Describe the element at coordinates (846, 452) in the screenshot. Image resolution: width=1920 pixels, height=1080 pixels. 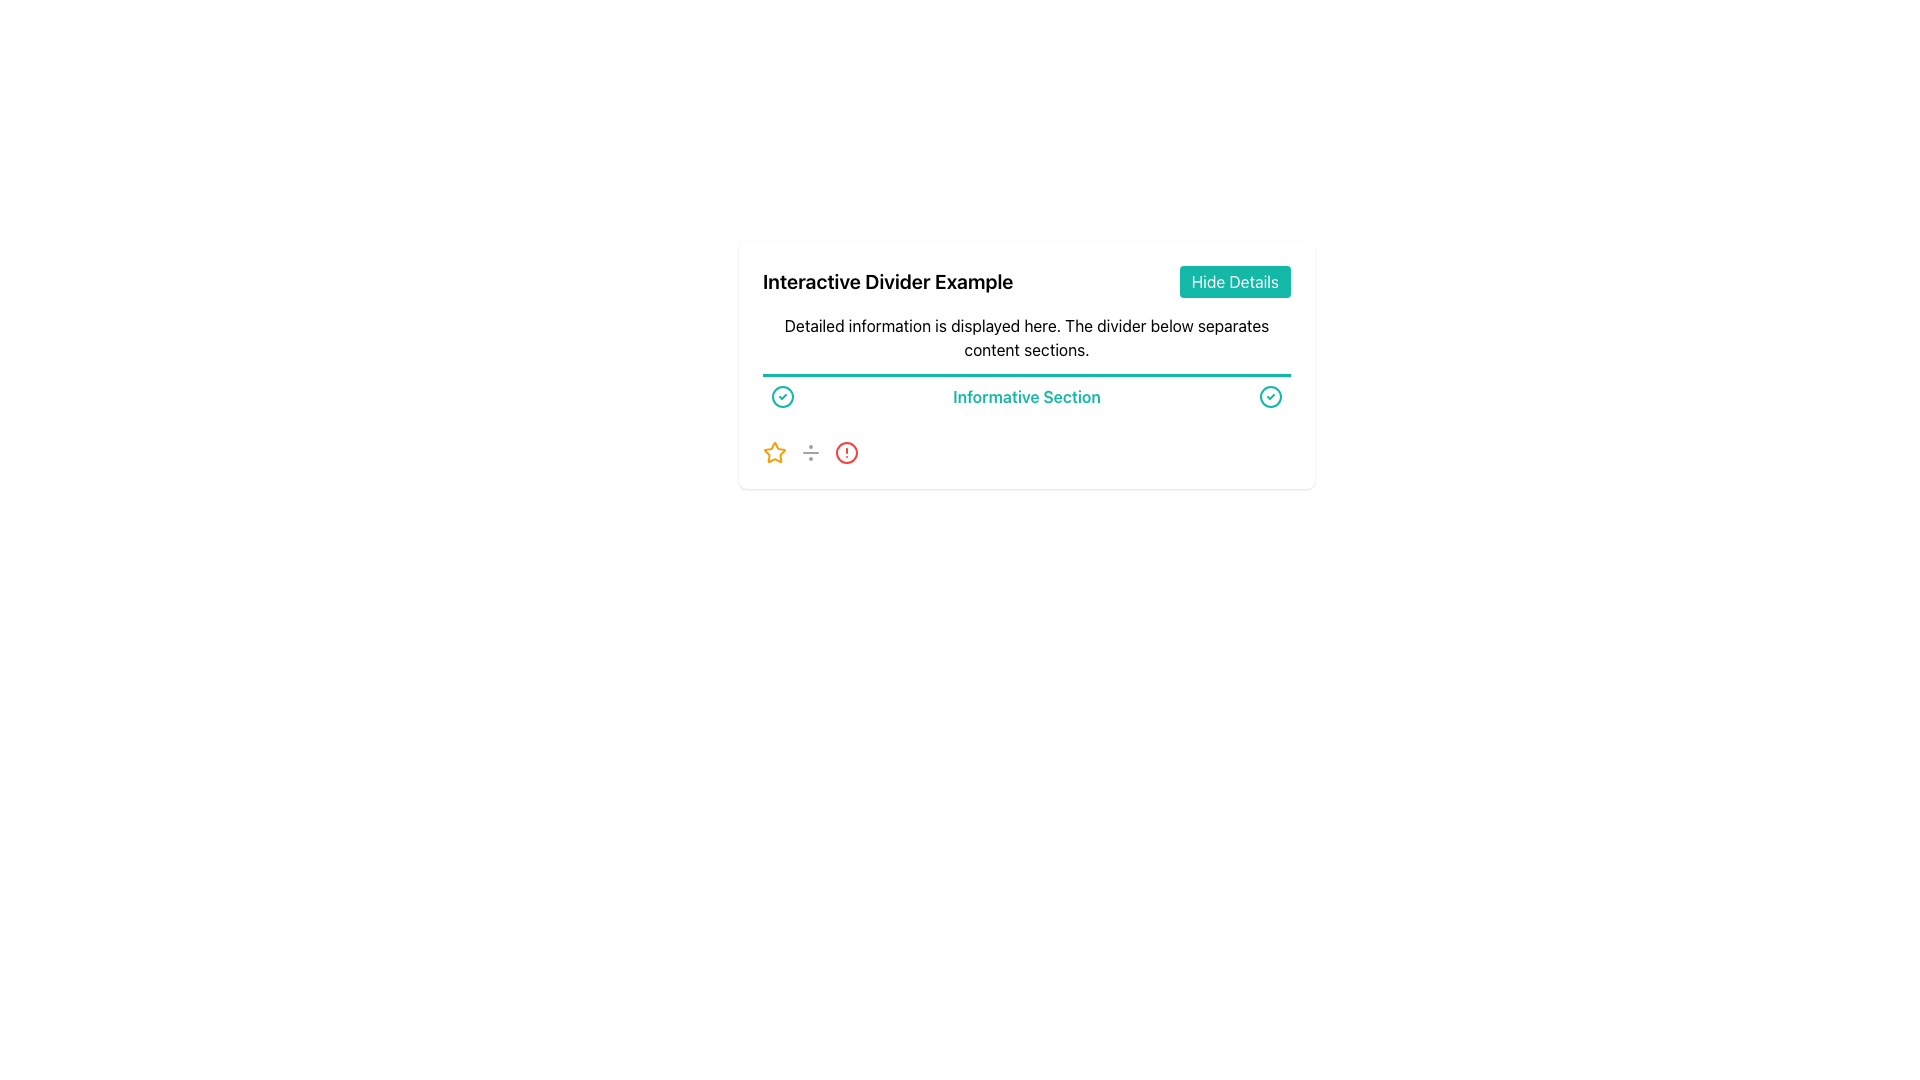
I see `the circular SVG element that serves as part of the alert icon, positioned third from the left in the row below the 'Informative Section' label` at that location.